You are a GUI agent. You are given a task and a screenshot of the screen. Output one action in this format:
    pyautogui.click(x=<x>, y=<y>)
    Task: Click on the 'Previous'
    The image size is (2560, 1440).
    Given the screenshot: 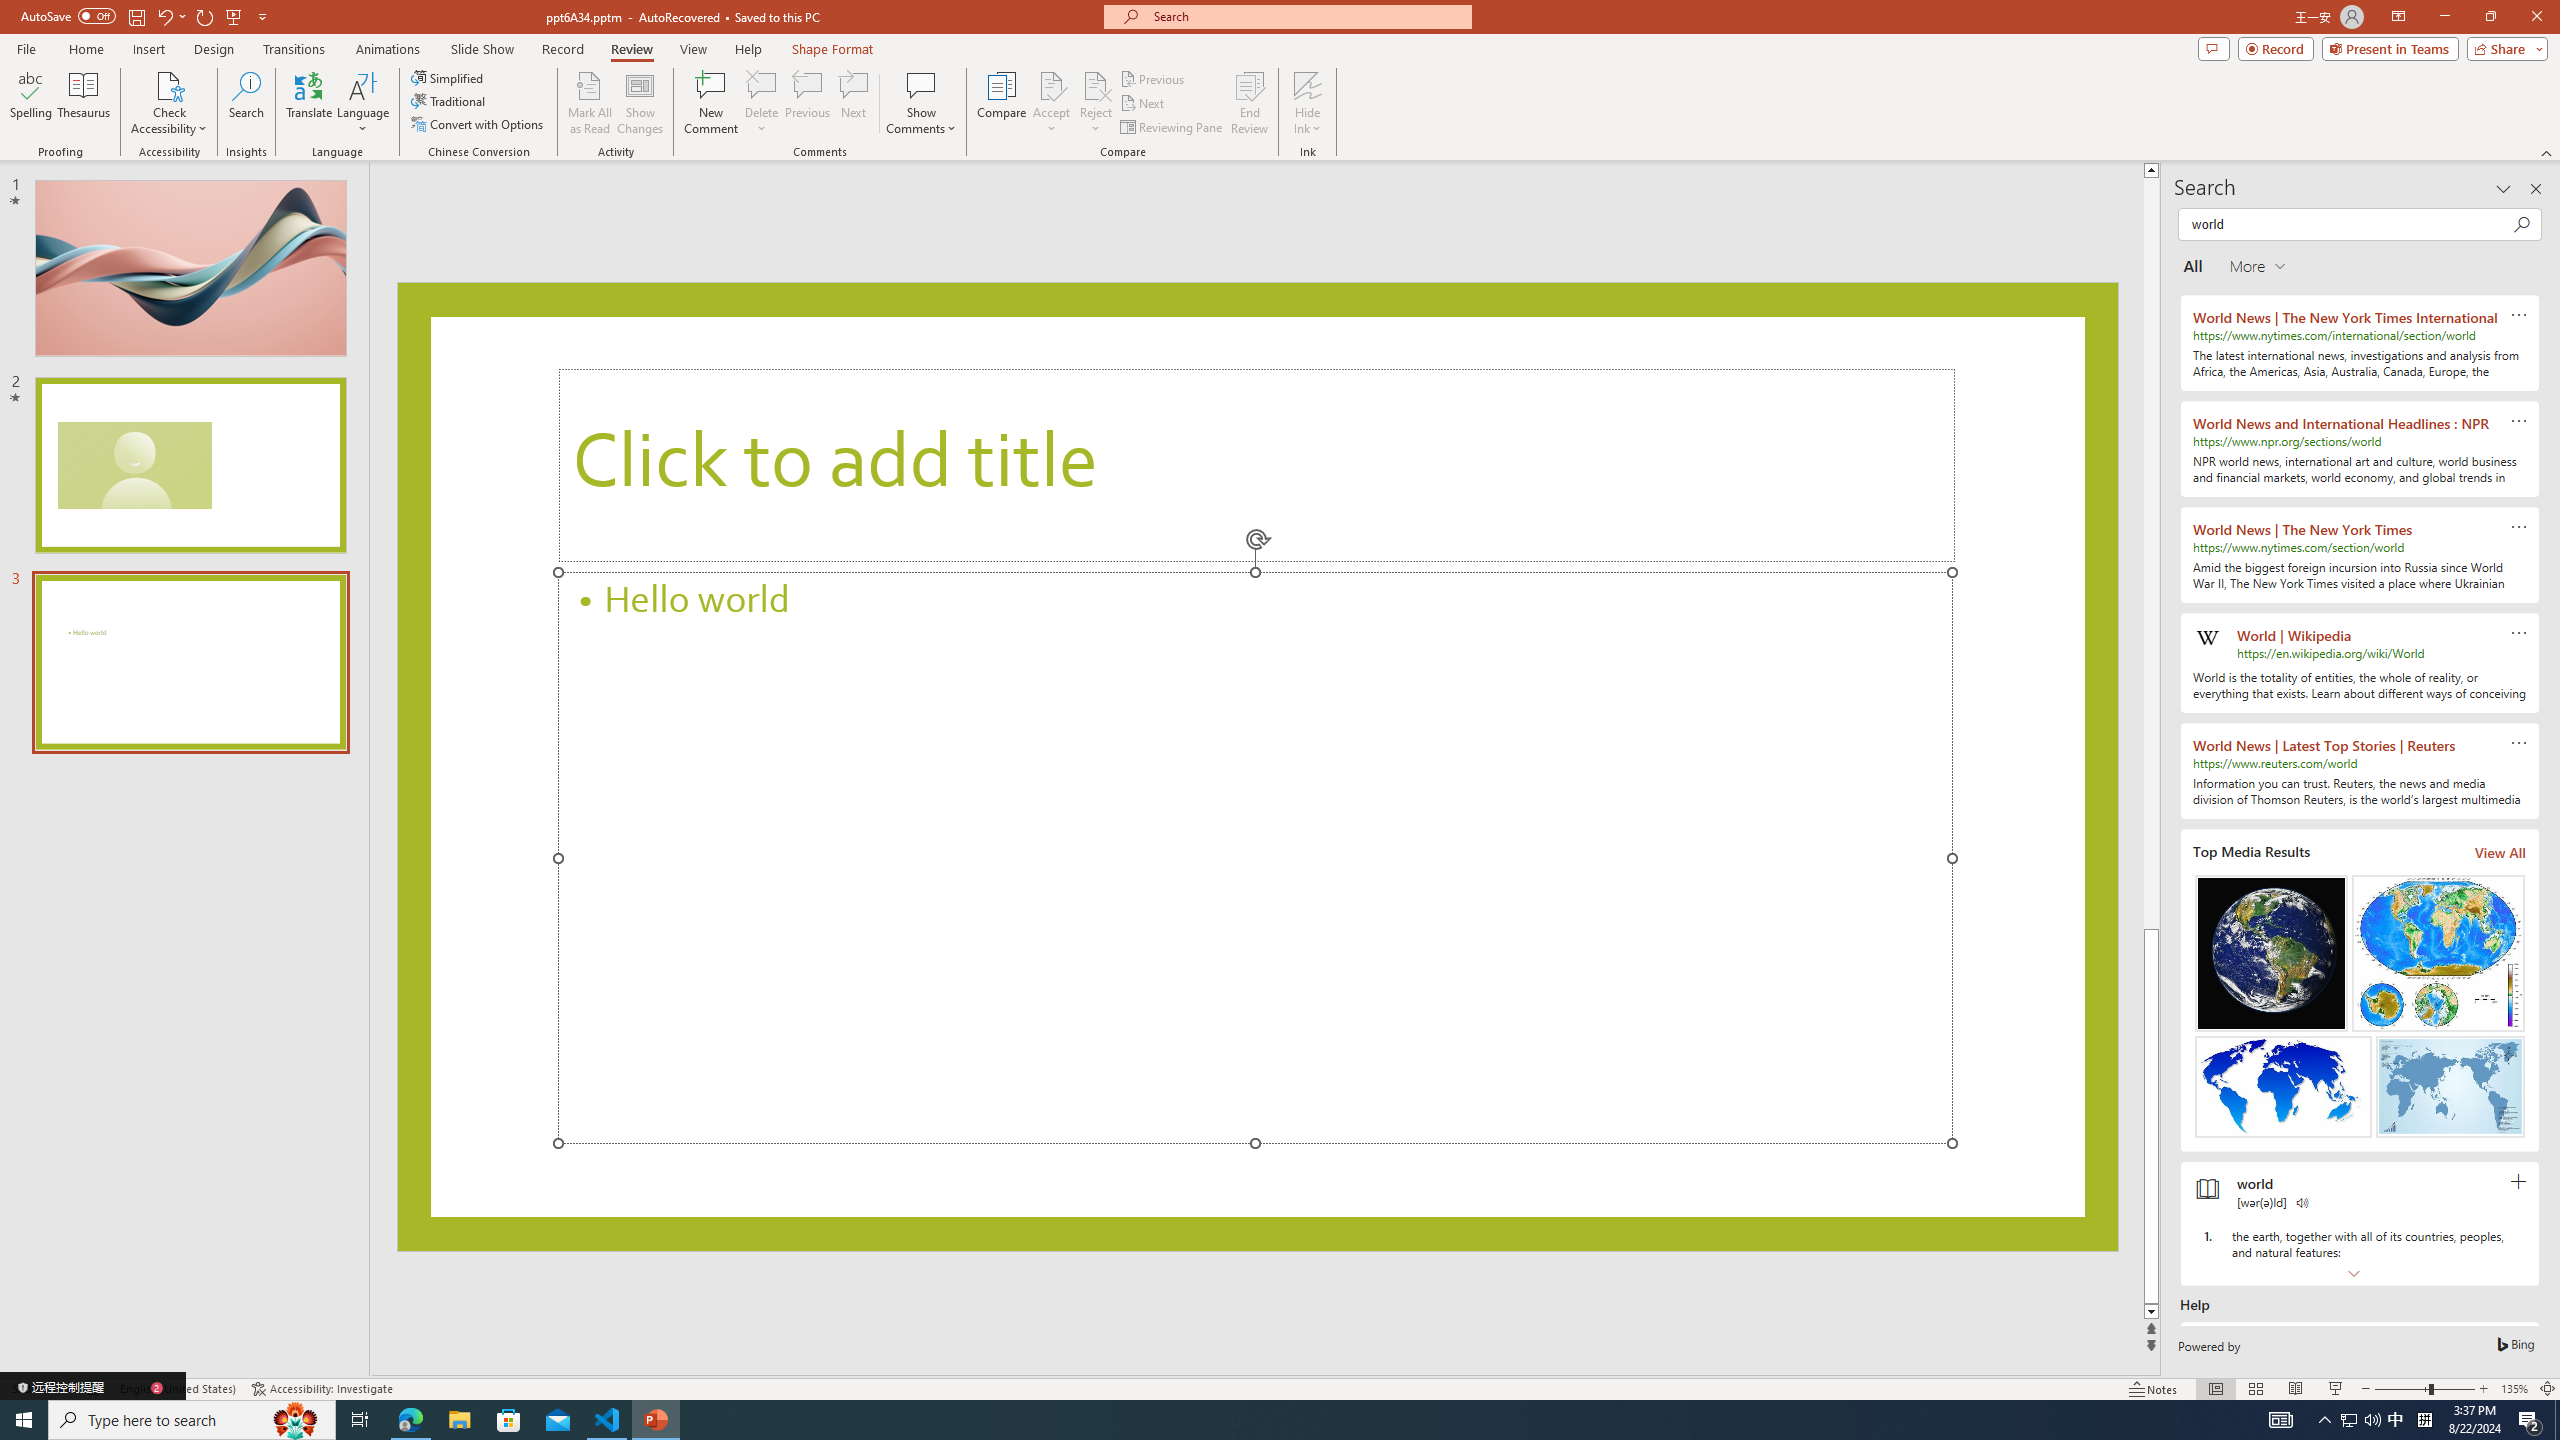 What is the action you would take?
    pyautogui.click(x=1153, y=78)
    